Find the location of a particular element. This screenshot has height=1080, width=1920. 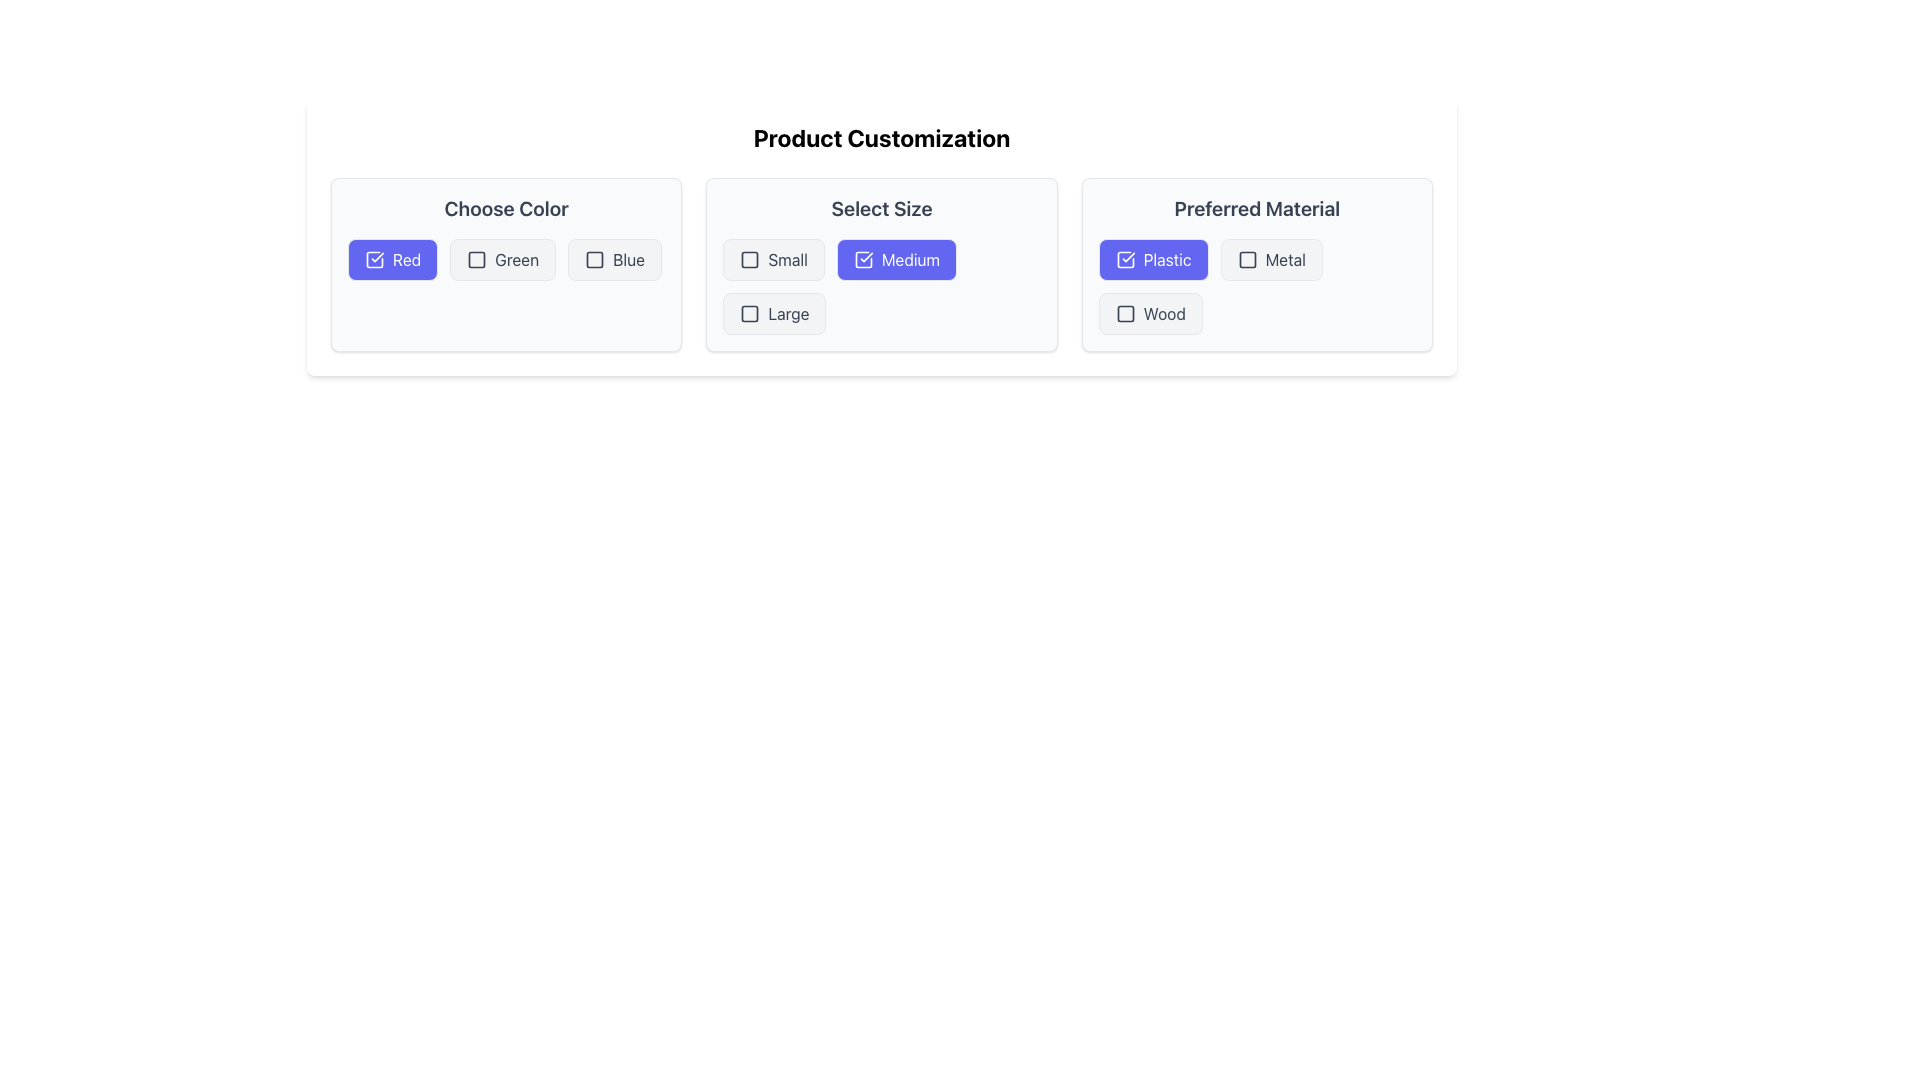

the 'Blue' checkbox within the 'Choose Color' section is located at coordinates (594, 258).